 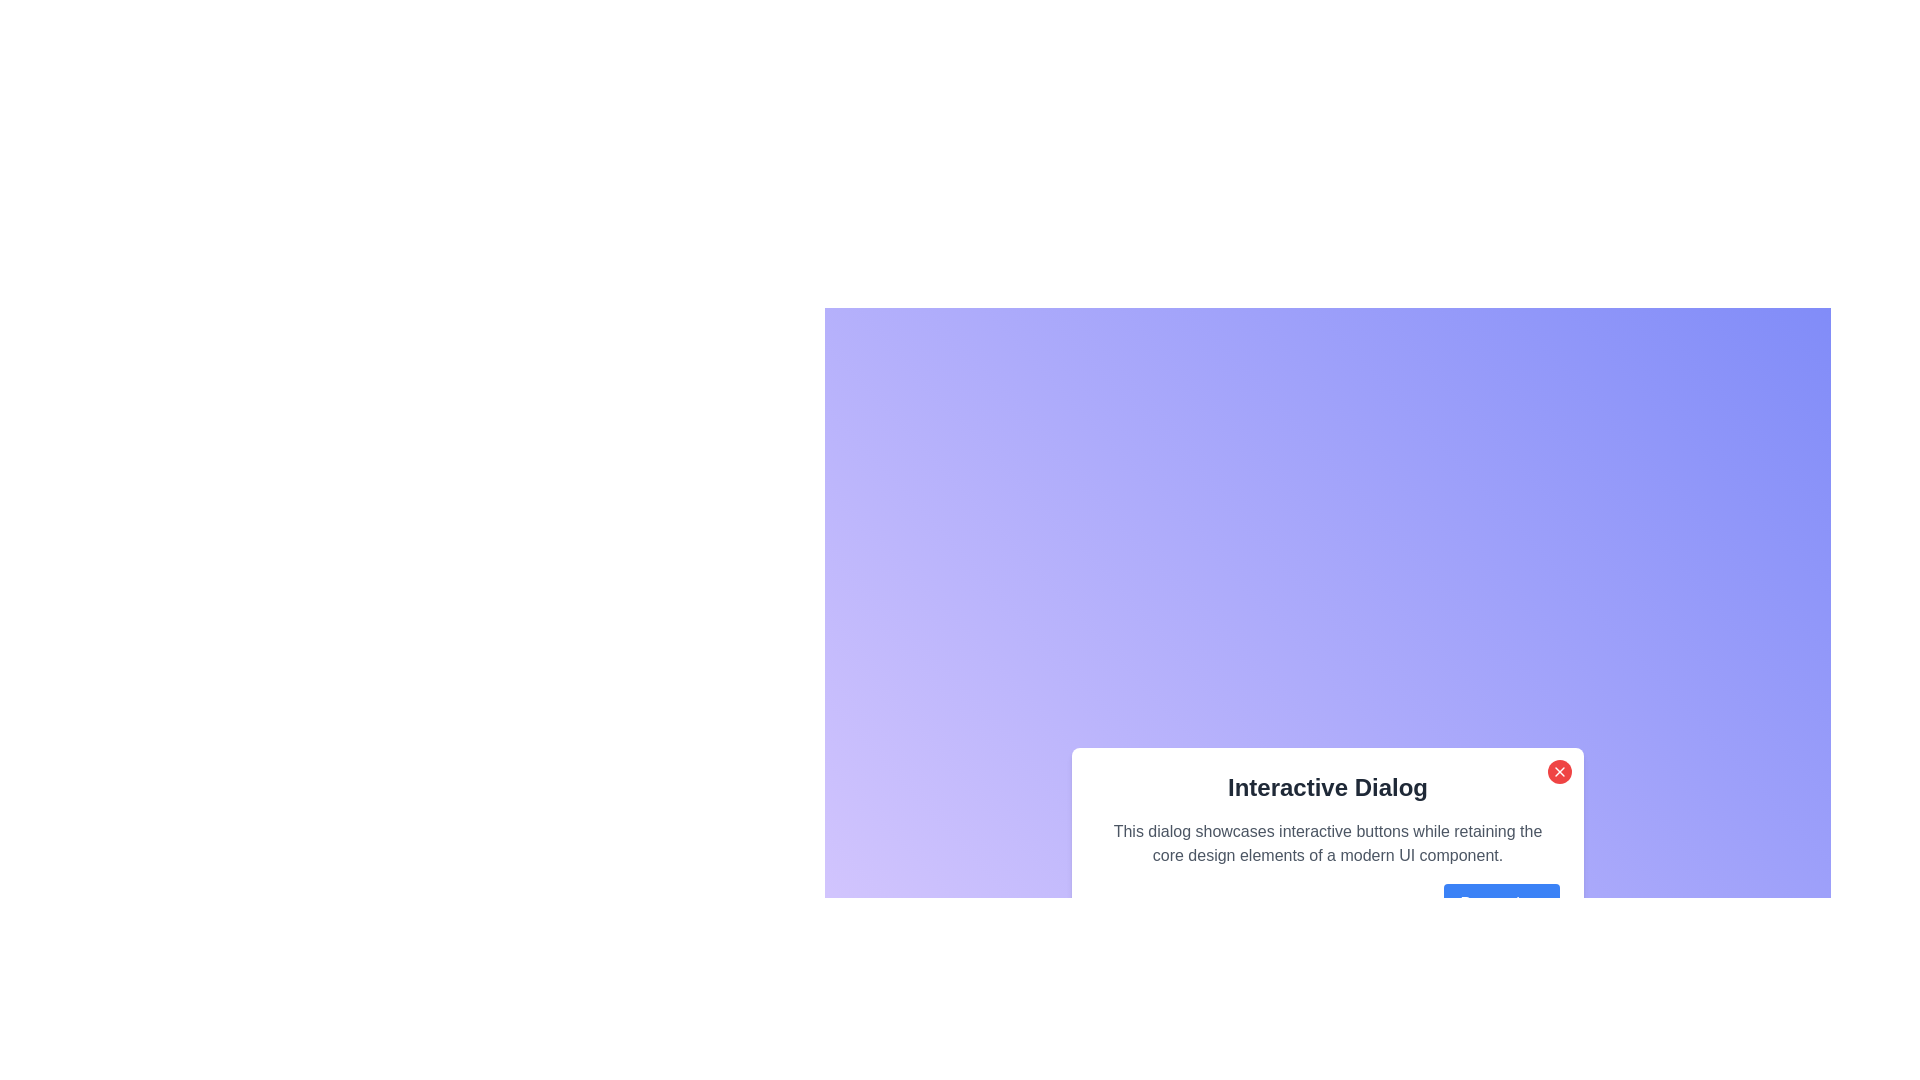 What do you see at coordinates (1502, 903) in the screenshot?
I see `the blue 'Proceed' button located at the bottom-right corner of the dialog box to proceed` at bounding box center [1502, 903].